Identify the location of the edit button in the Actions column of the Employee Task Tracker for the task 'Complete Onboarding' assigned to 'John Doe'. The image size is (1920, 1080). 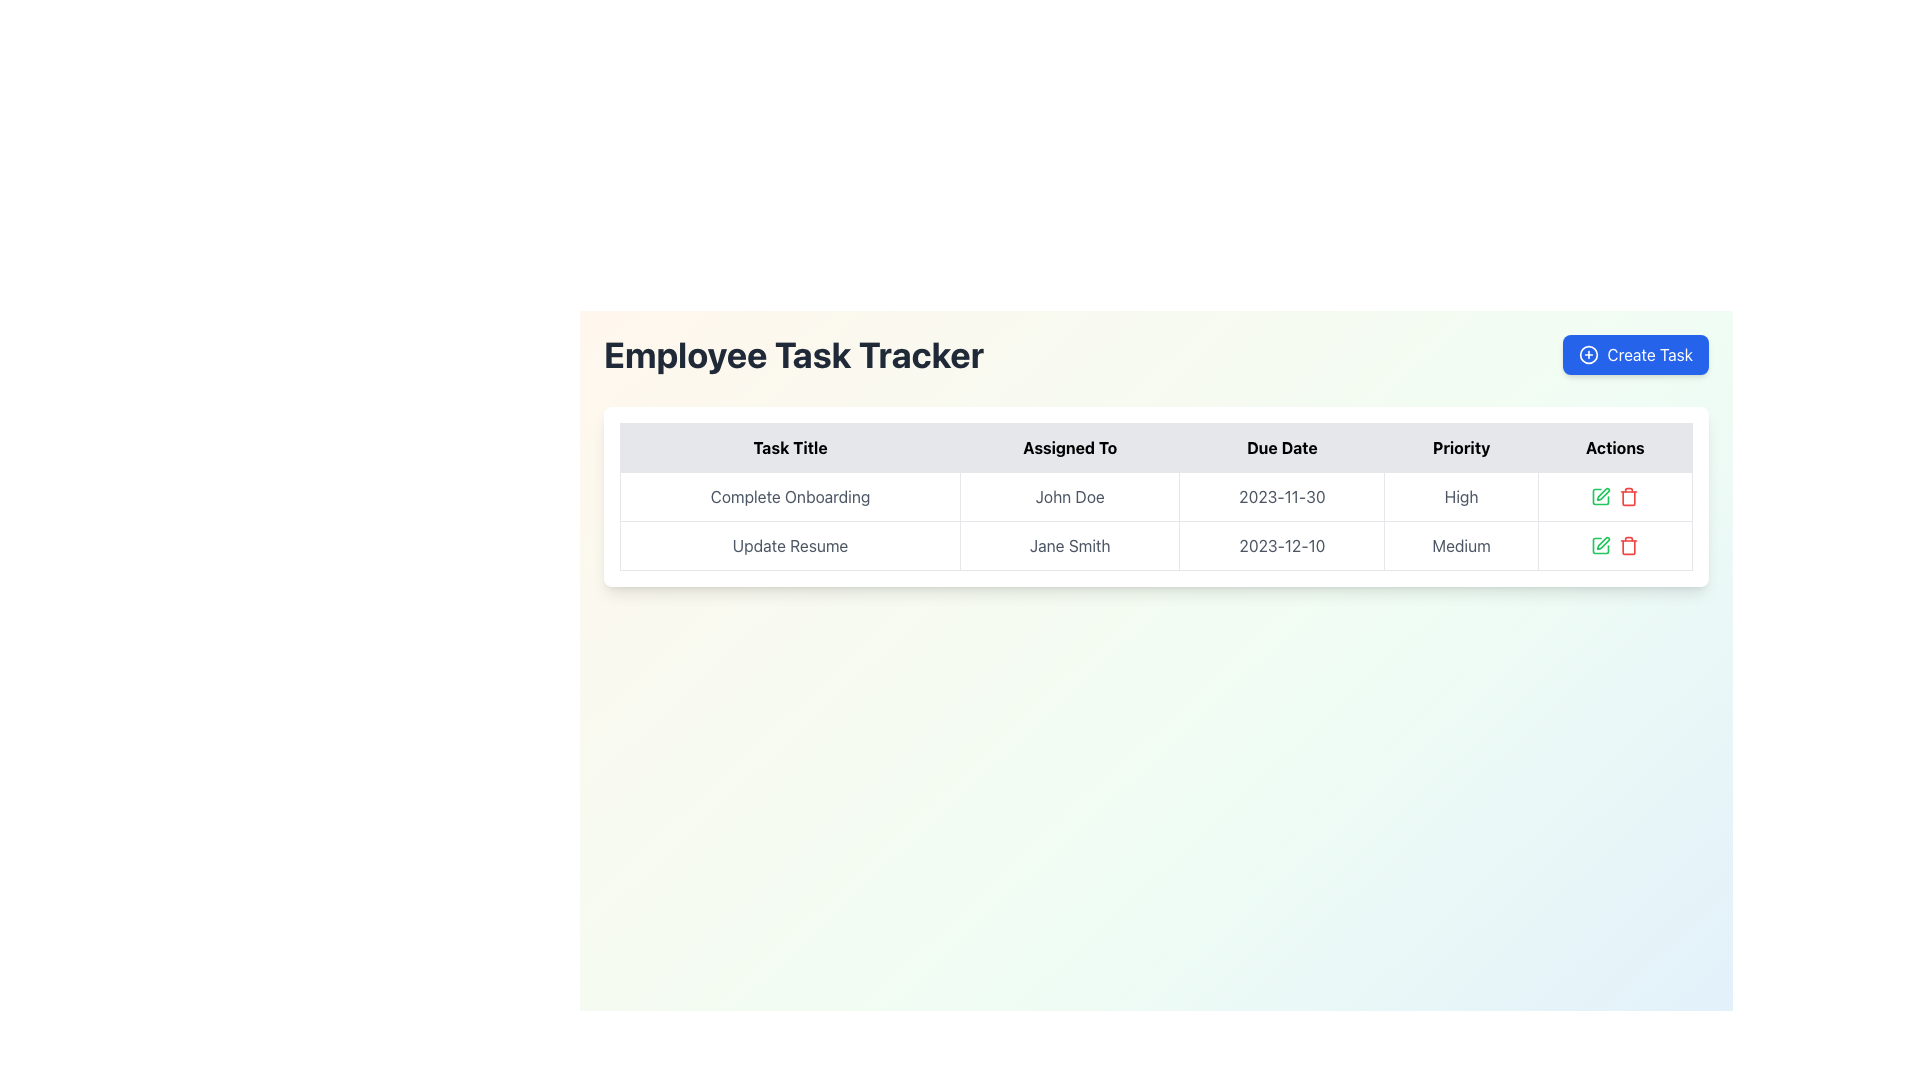
(1615, 496).